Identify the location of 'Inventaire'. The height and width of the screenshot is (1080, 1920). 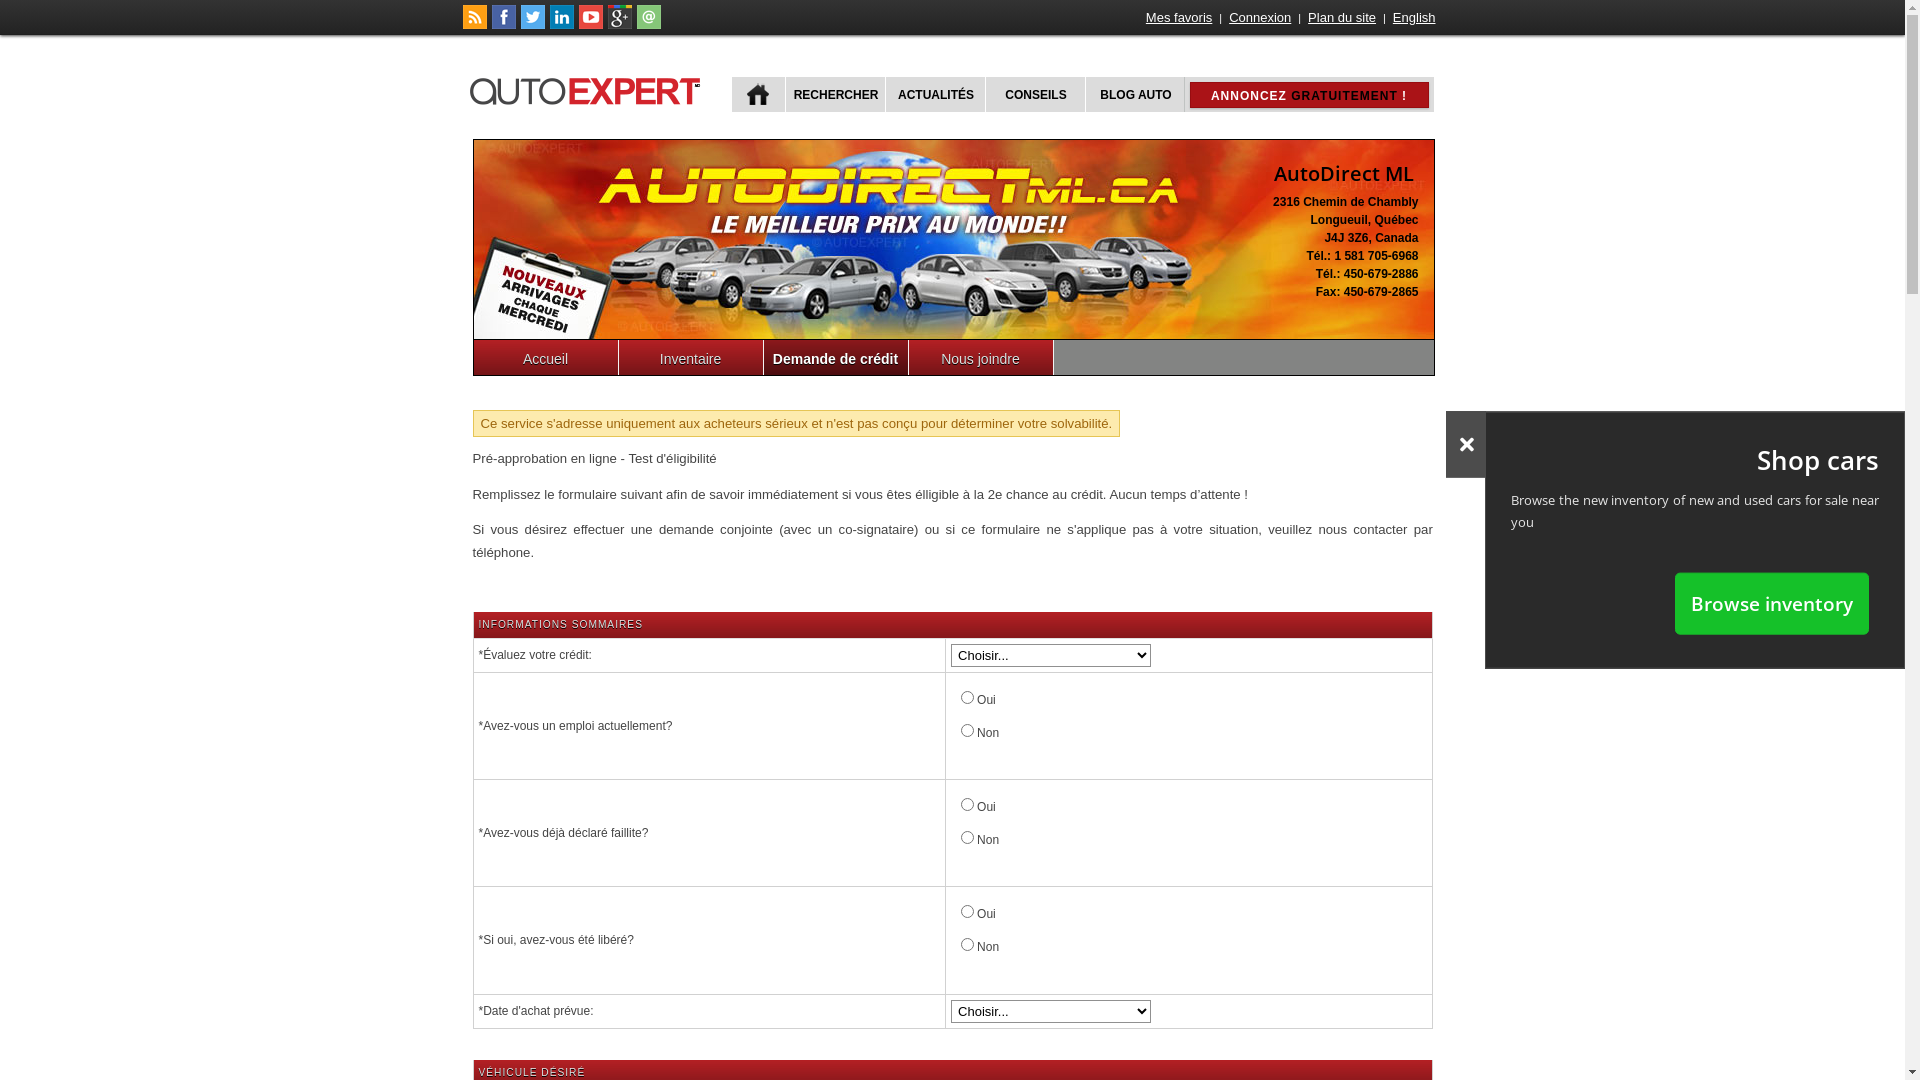
(690, 356).